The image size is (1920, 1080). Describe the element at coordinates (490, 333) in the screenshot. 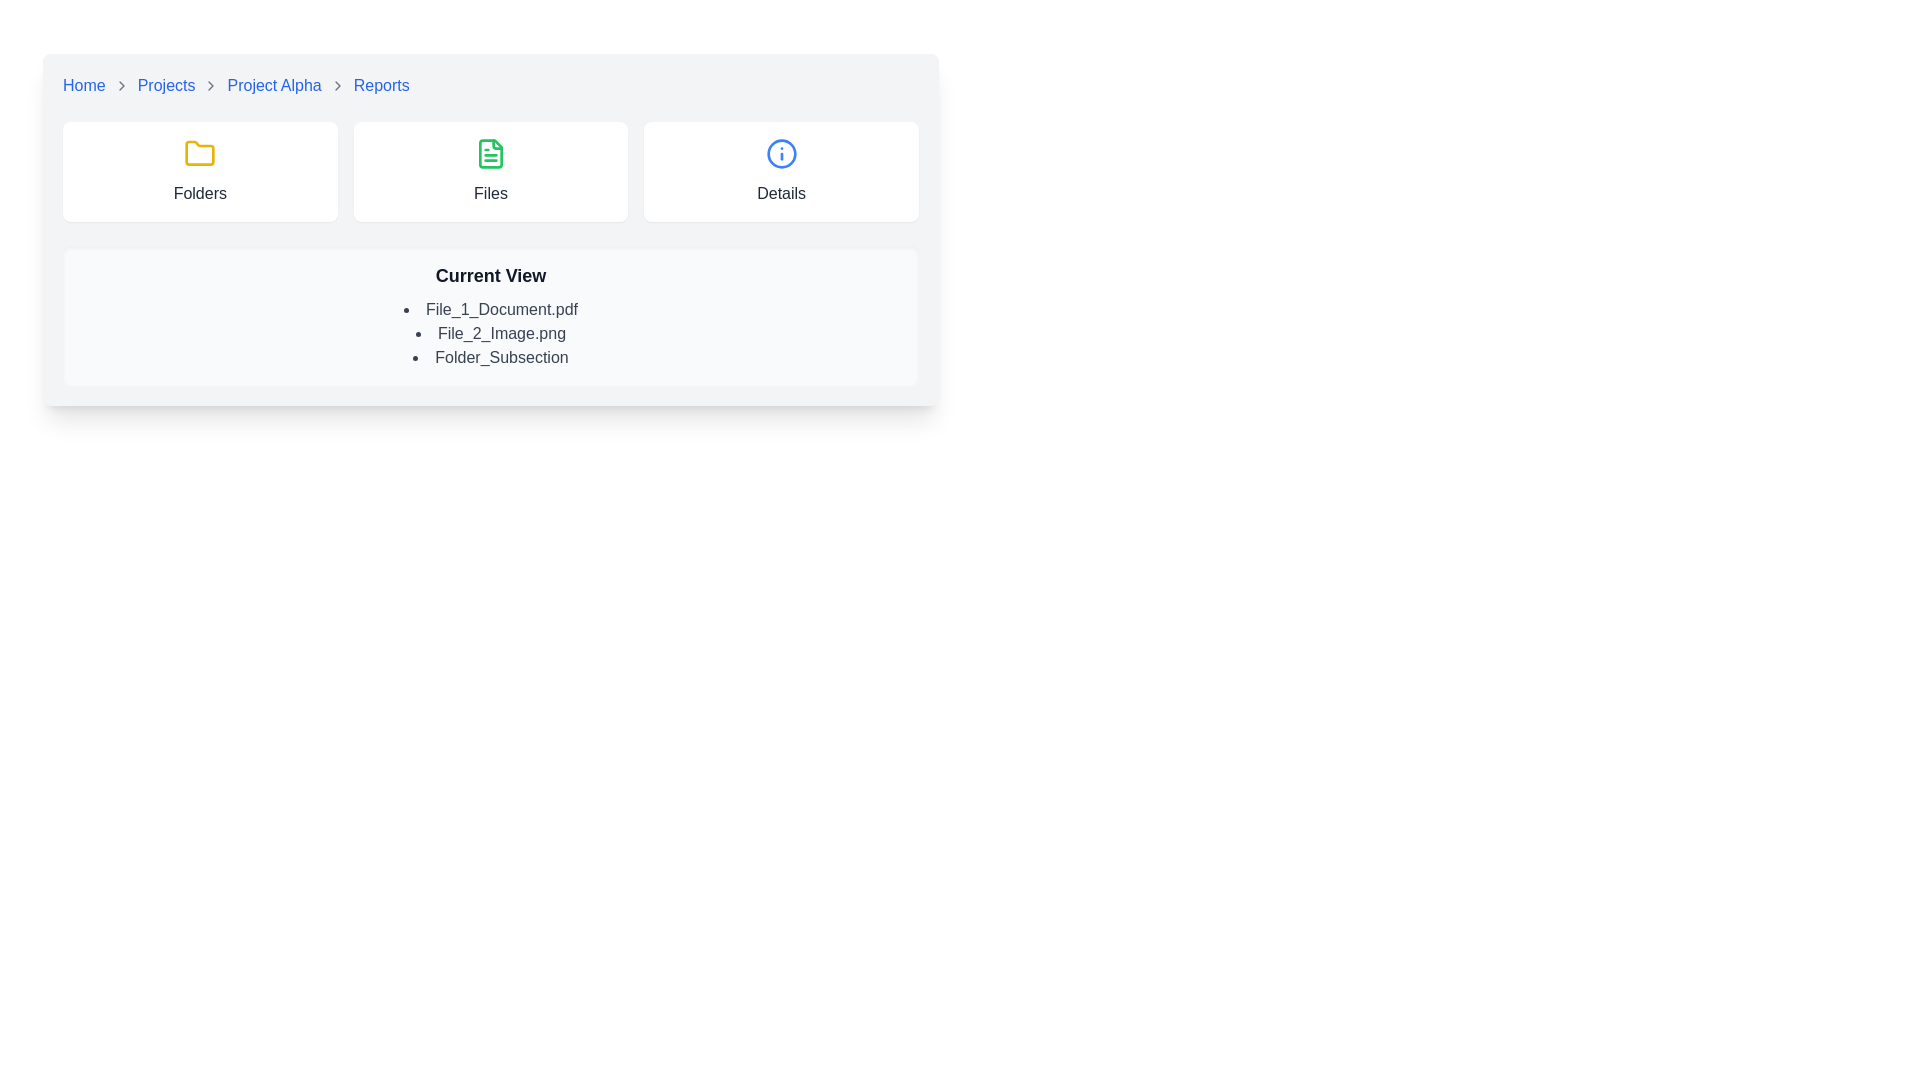

I see `the list item representing the file 'File_2_Image.png', the second item under the 'Current View' heading` at that location.